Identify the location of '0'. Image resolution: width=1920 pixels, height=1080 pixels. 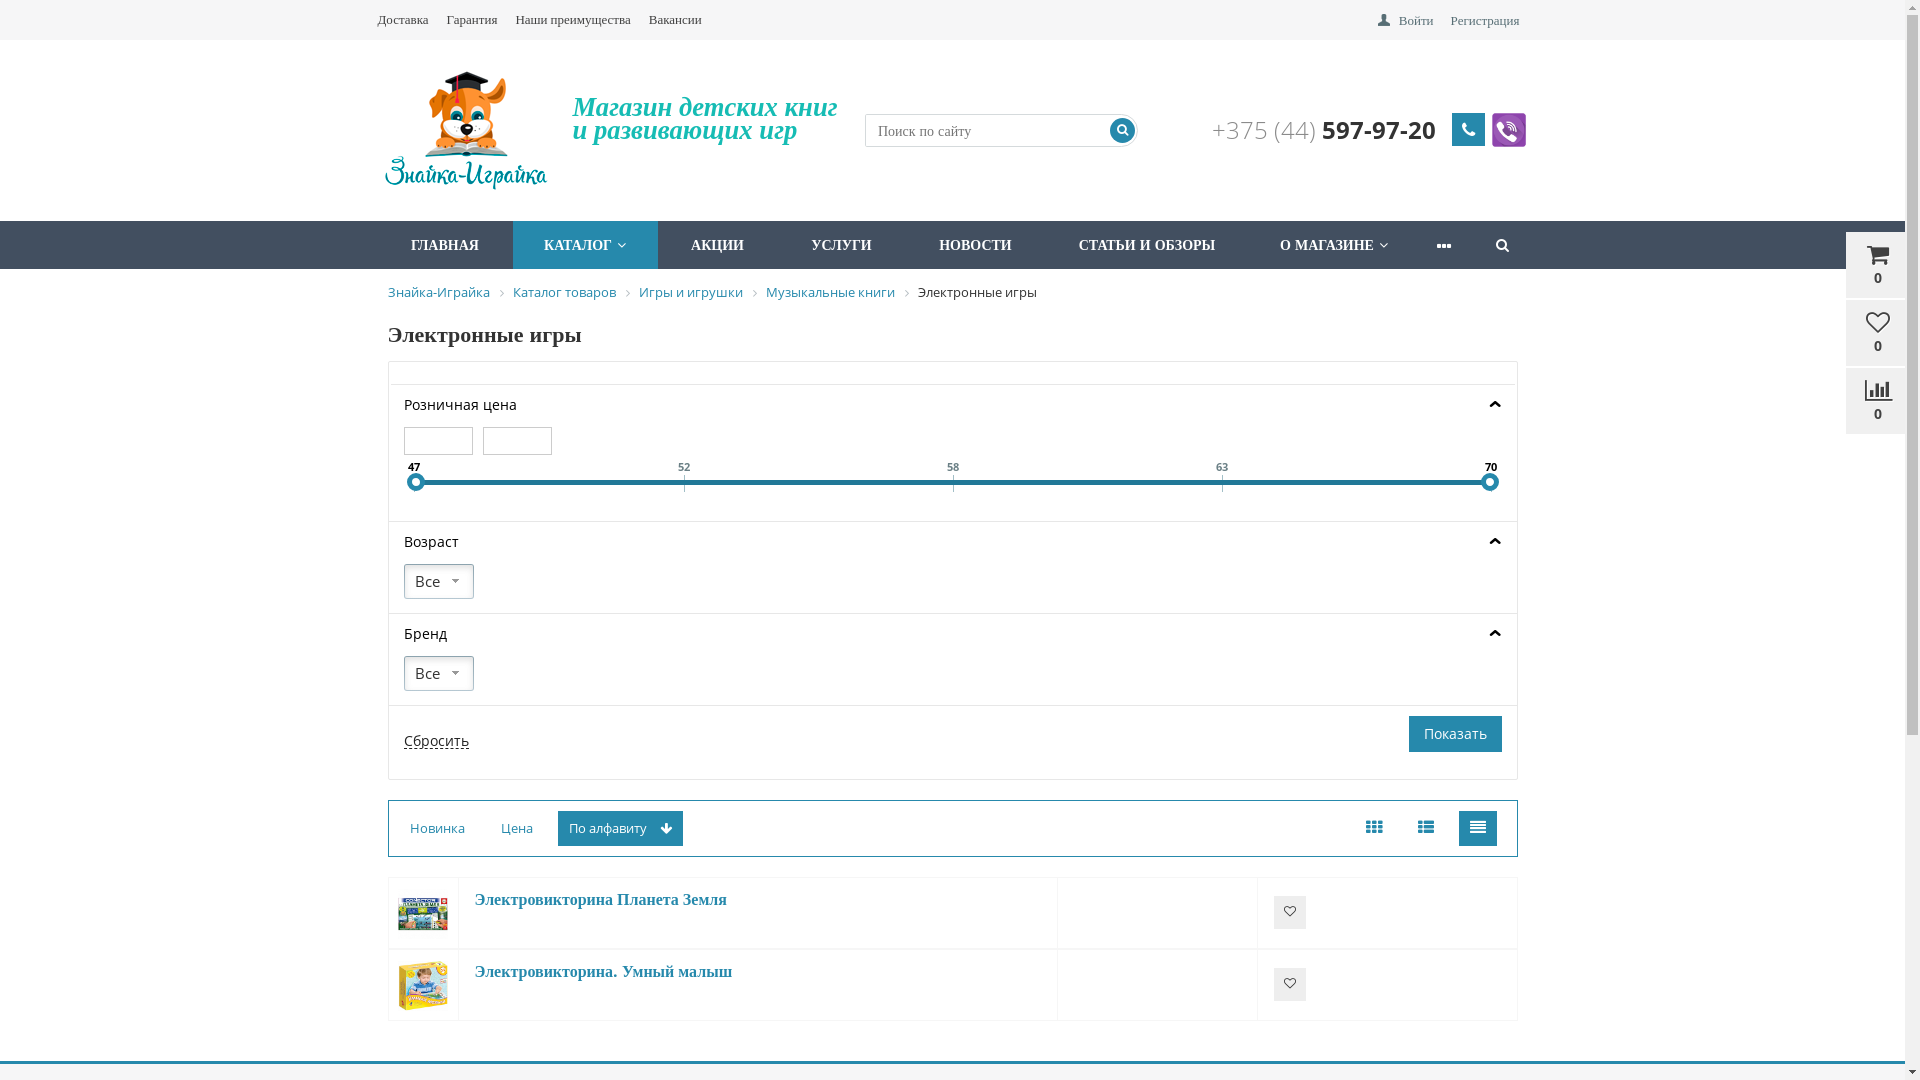
(1876, 401).